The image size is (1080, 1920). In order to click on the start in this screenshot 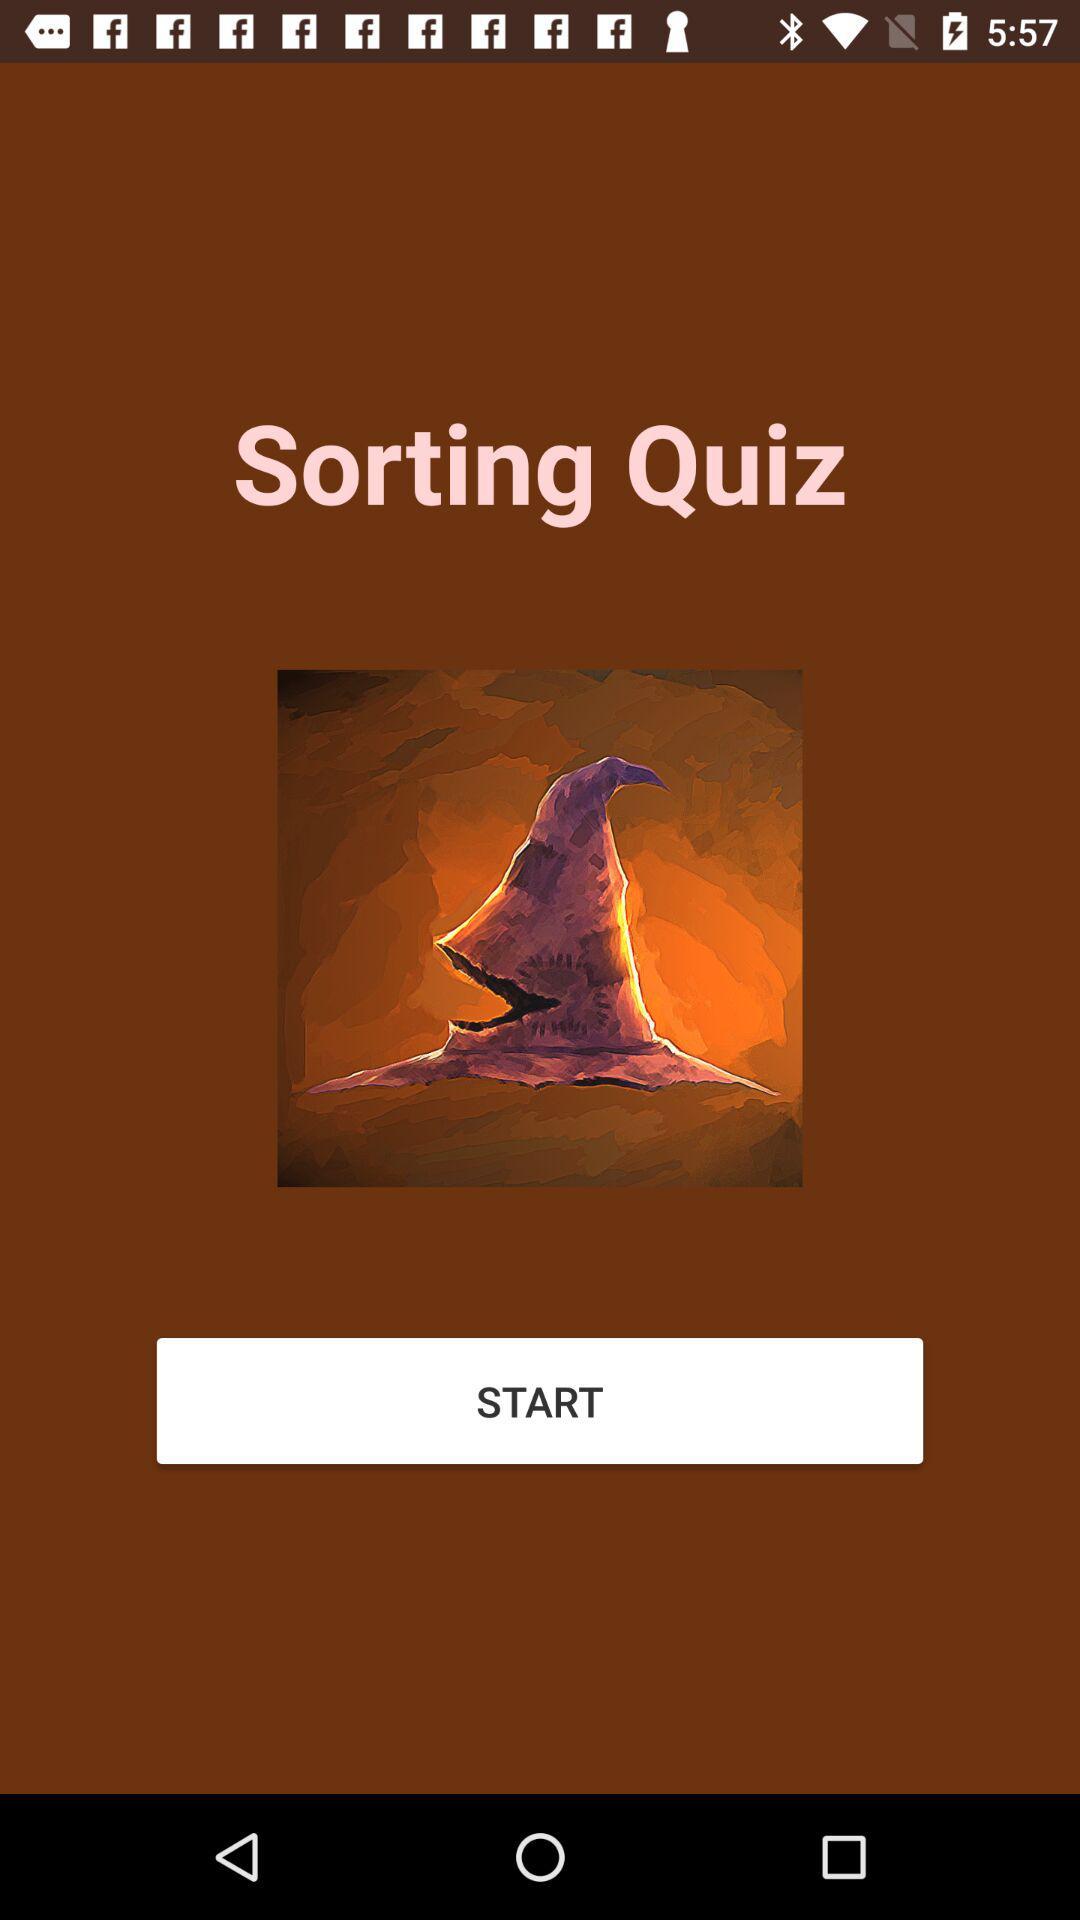, I will do `click(540, 1400)`.